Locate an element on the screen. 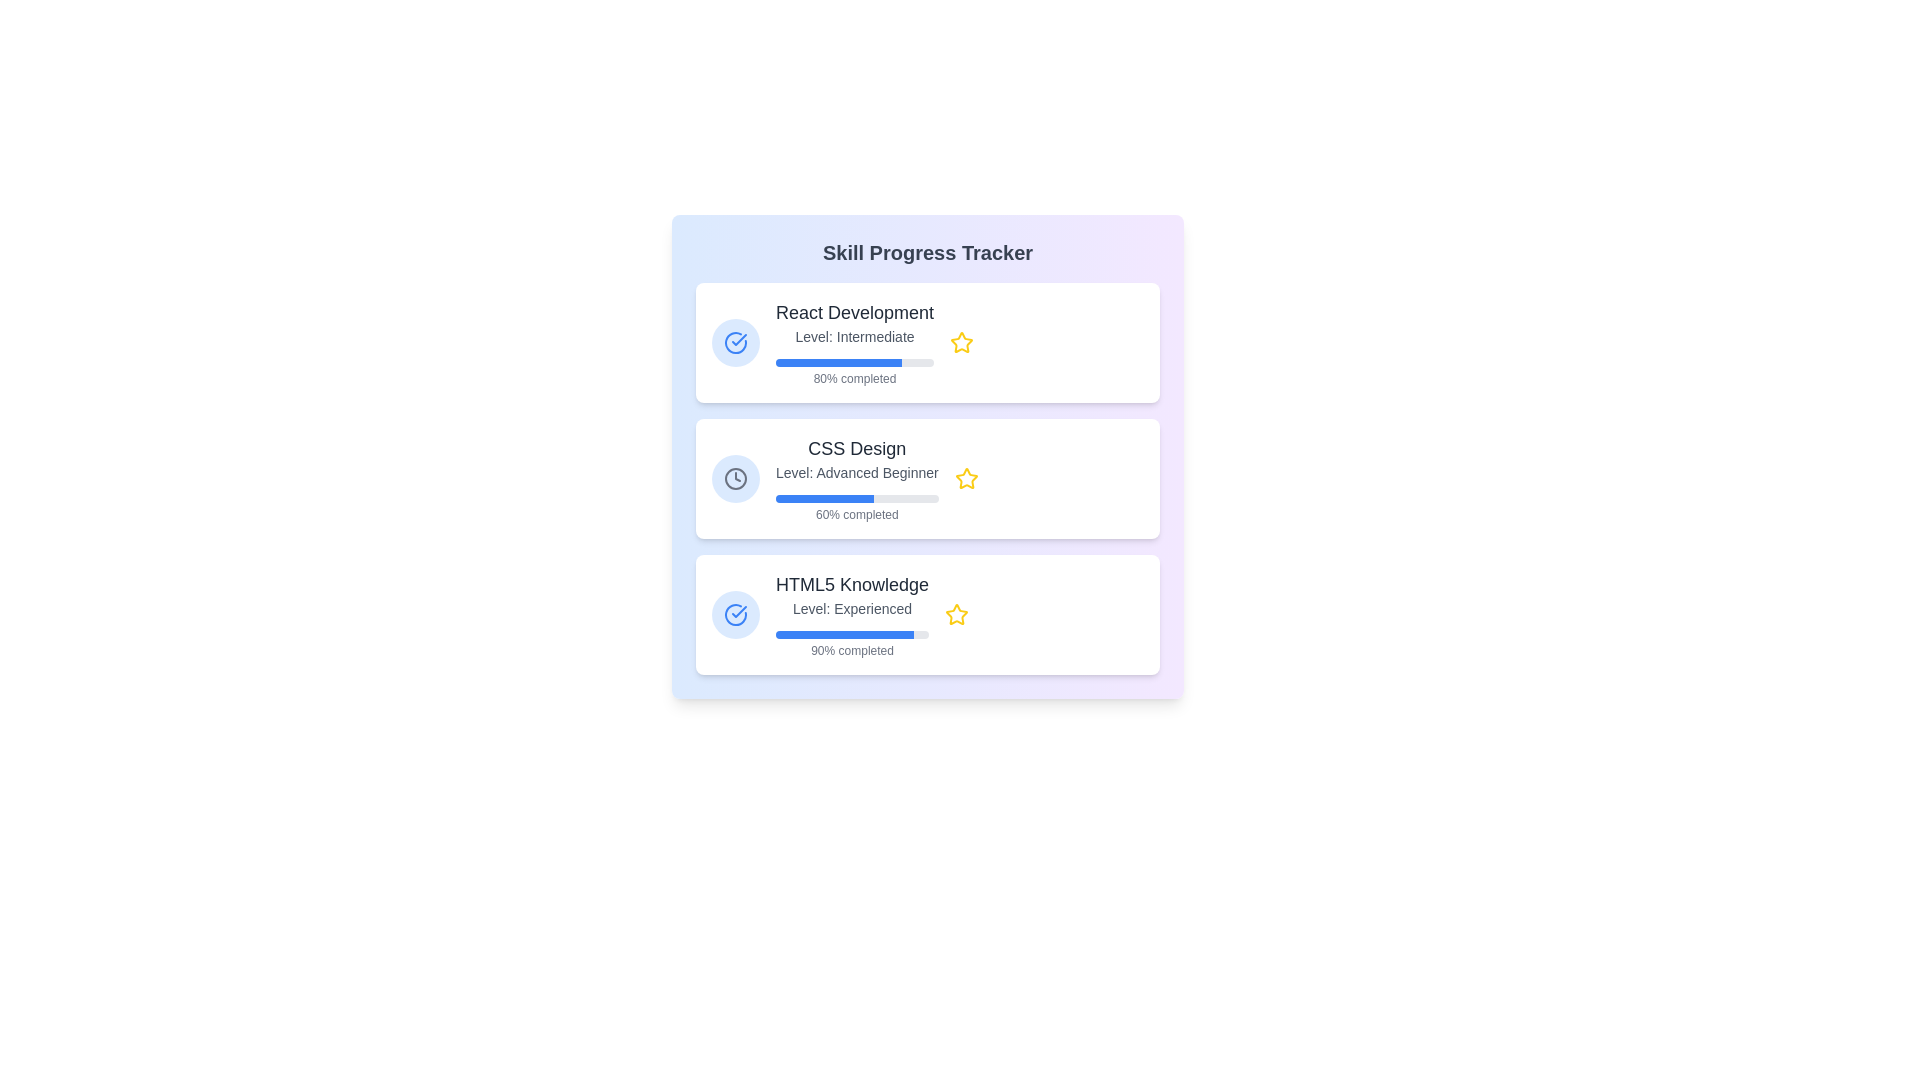 This screenshot has width=1920, height=1080. the bright yellow star-shaped icon located at the far right of the 'CSS Design' section is located at coordinates (966, 478).